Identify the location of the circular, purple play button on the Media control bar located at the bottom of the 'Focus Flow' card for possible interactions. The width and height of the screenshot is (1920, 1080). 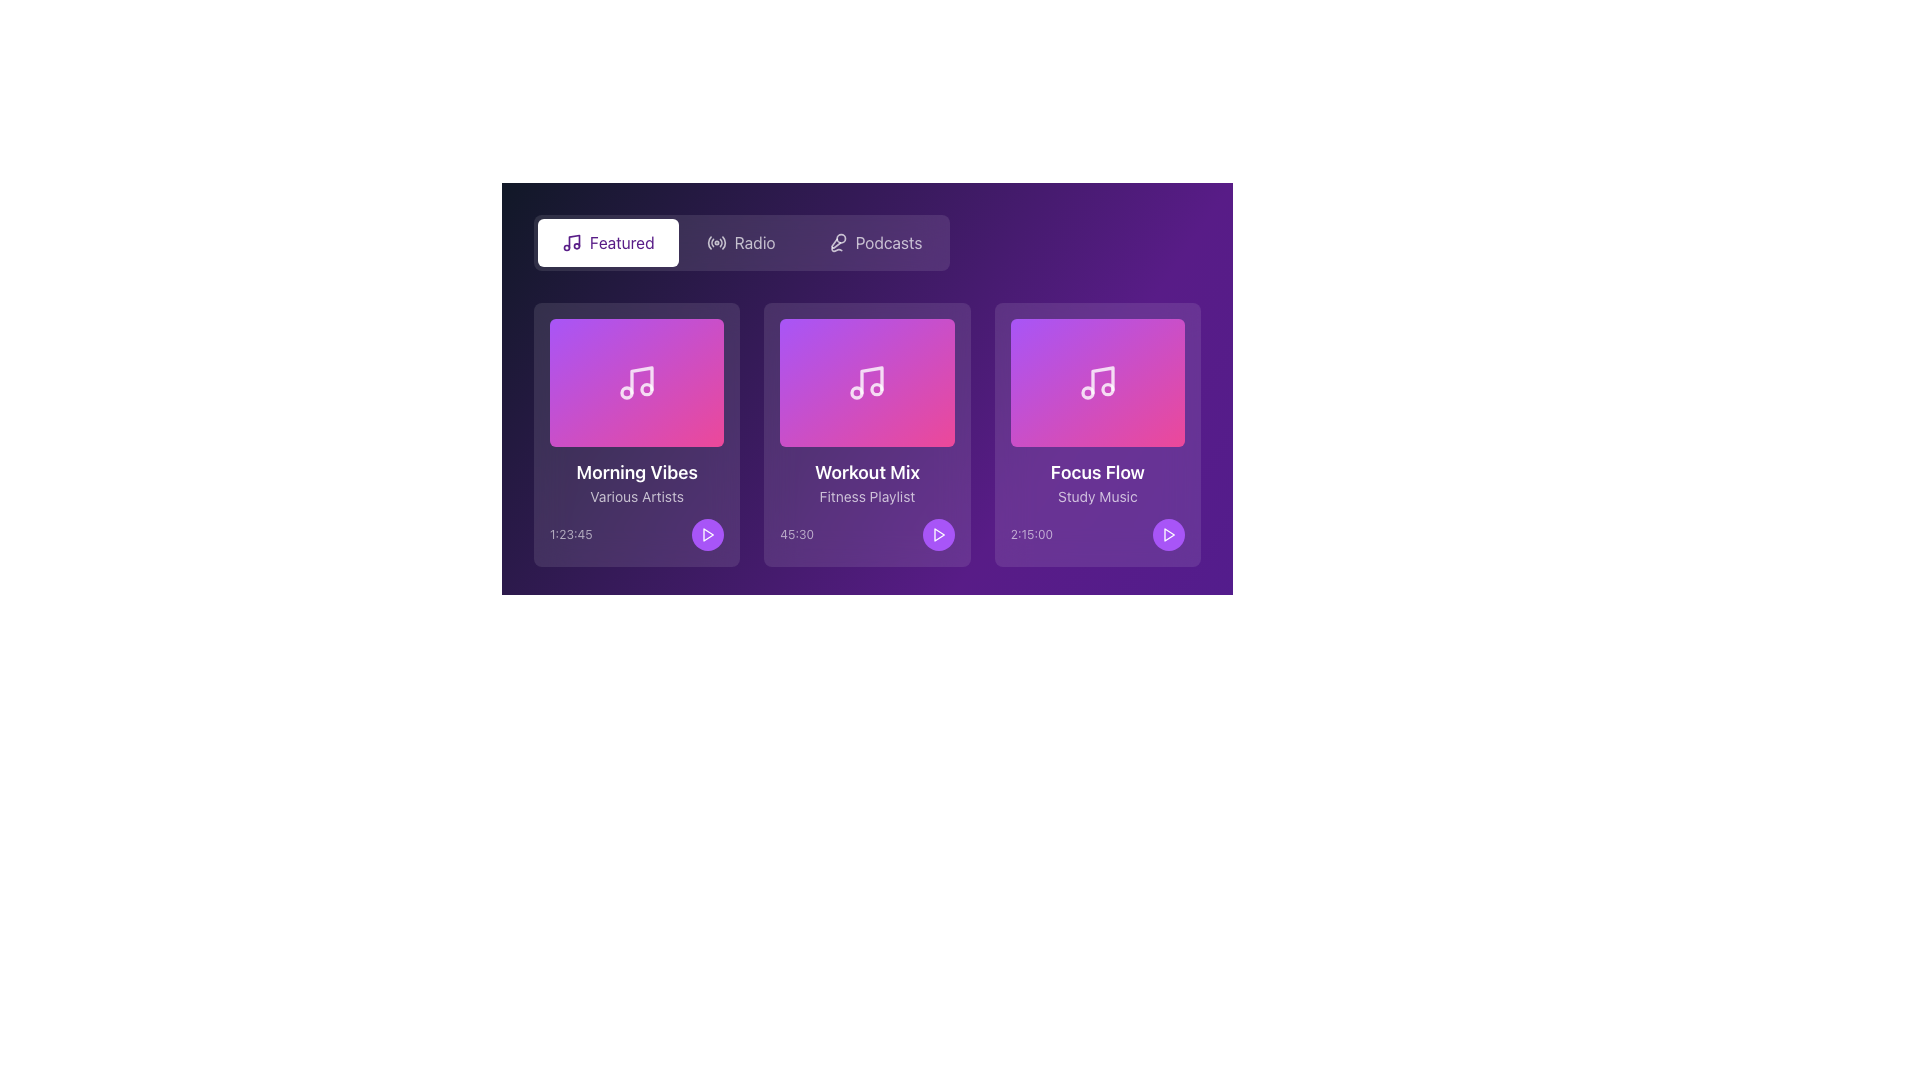
(1096, 534).